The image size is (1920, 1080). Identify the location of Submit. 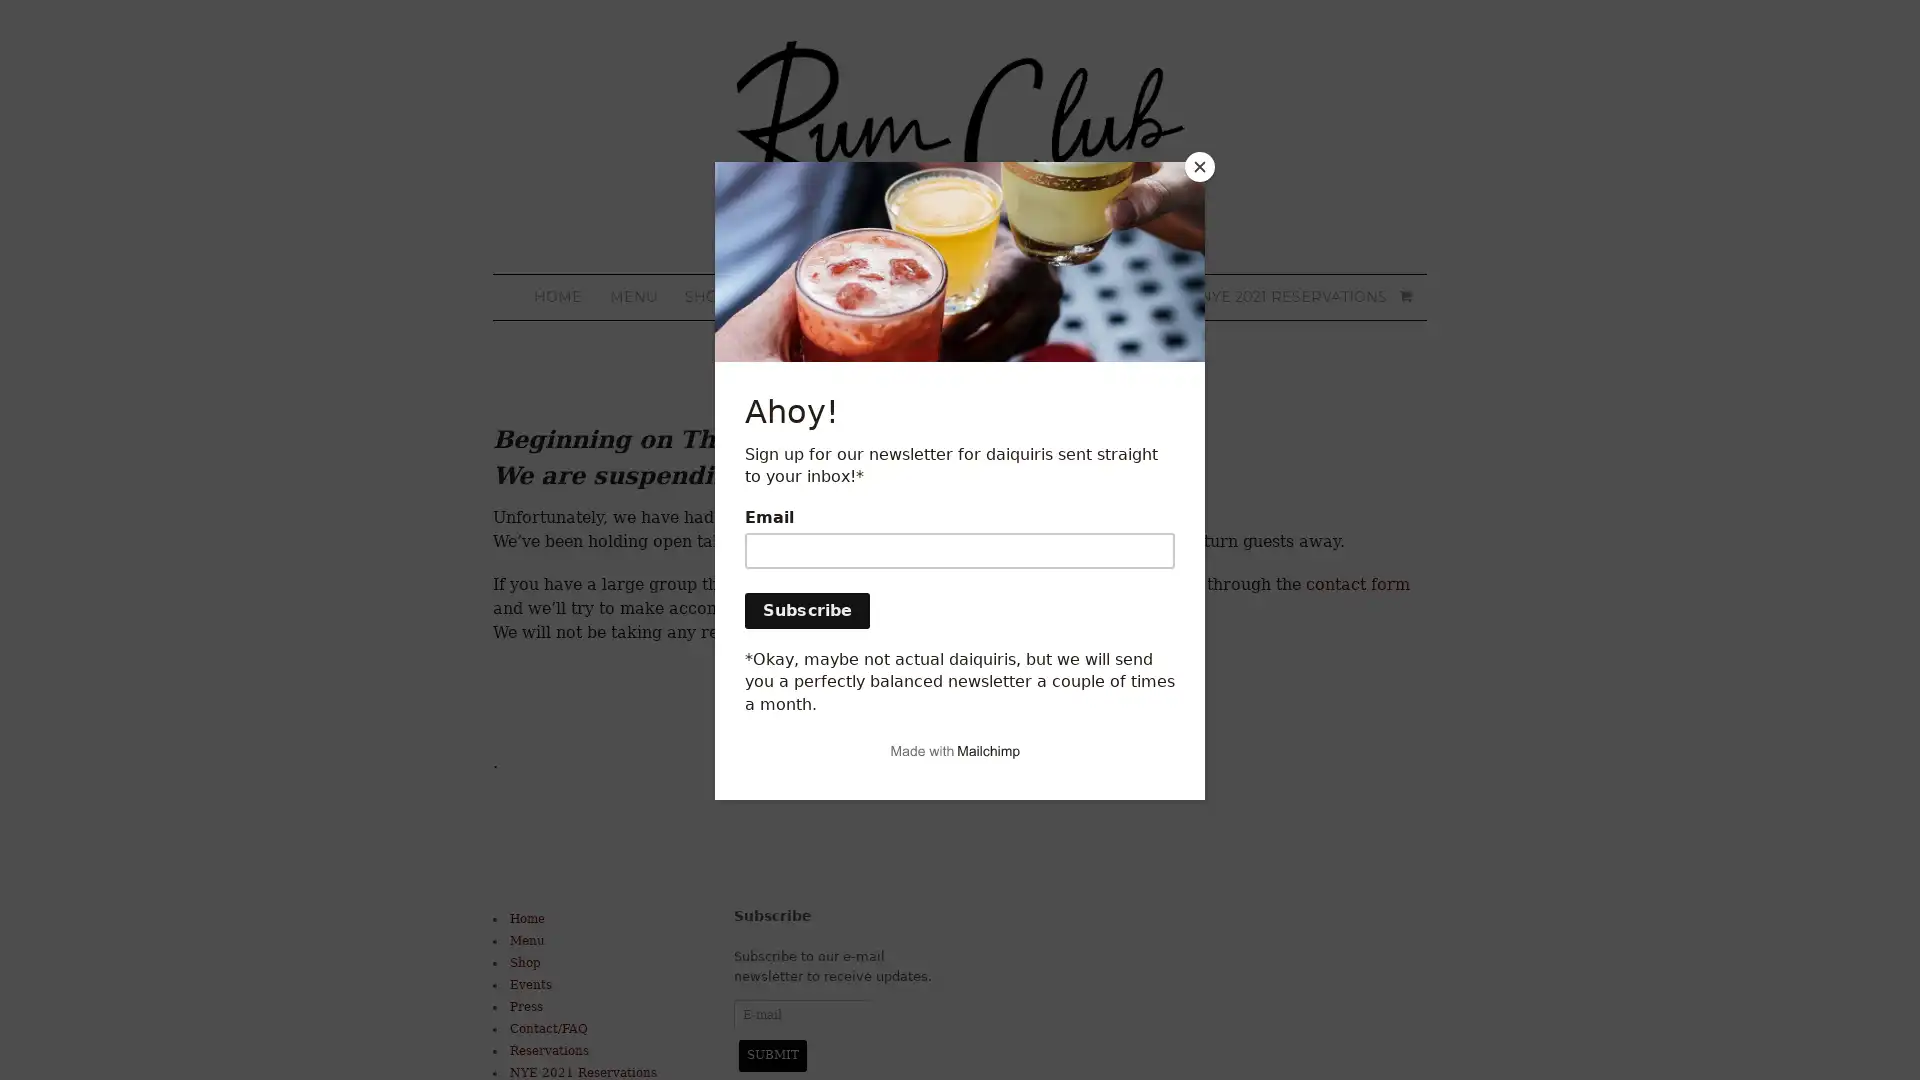
(766, 1054).